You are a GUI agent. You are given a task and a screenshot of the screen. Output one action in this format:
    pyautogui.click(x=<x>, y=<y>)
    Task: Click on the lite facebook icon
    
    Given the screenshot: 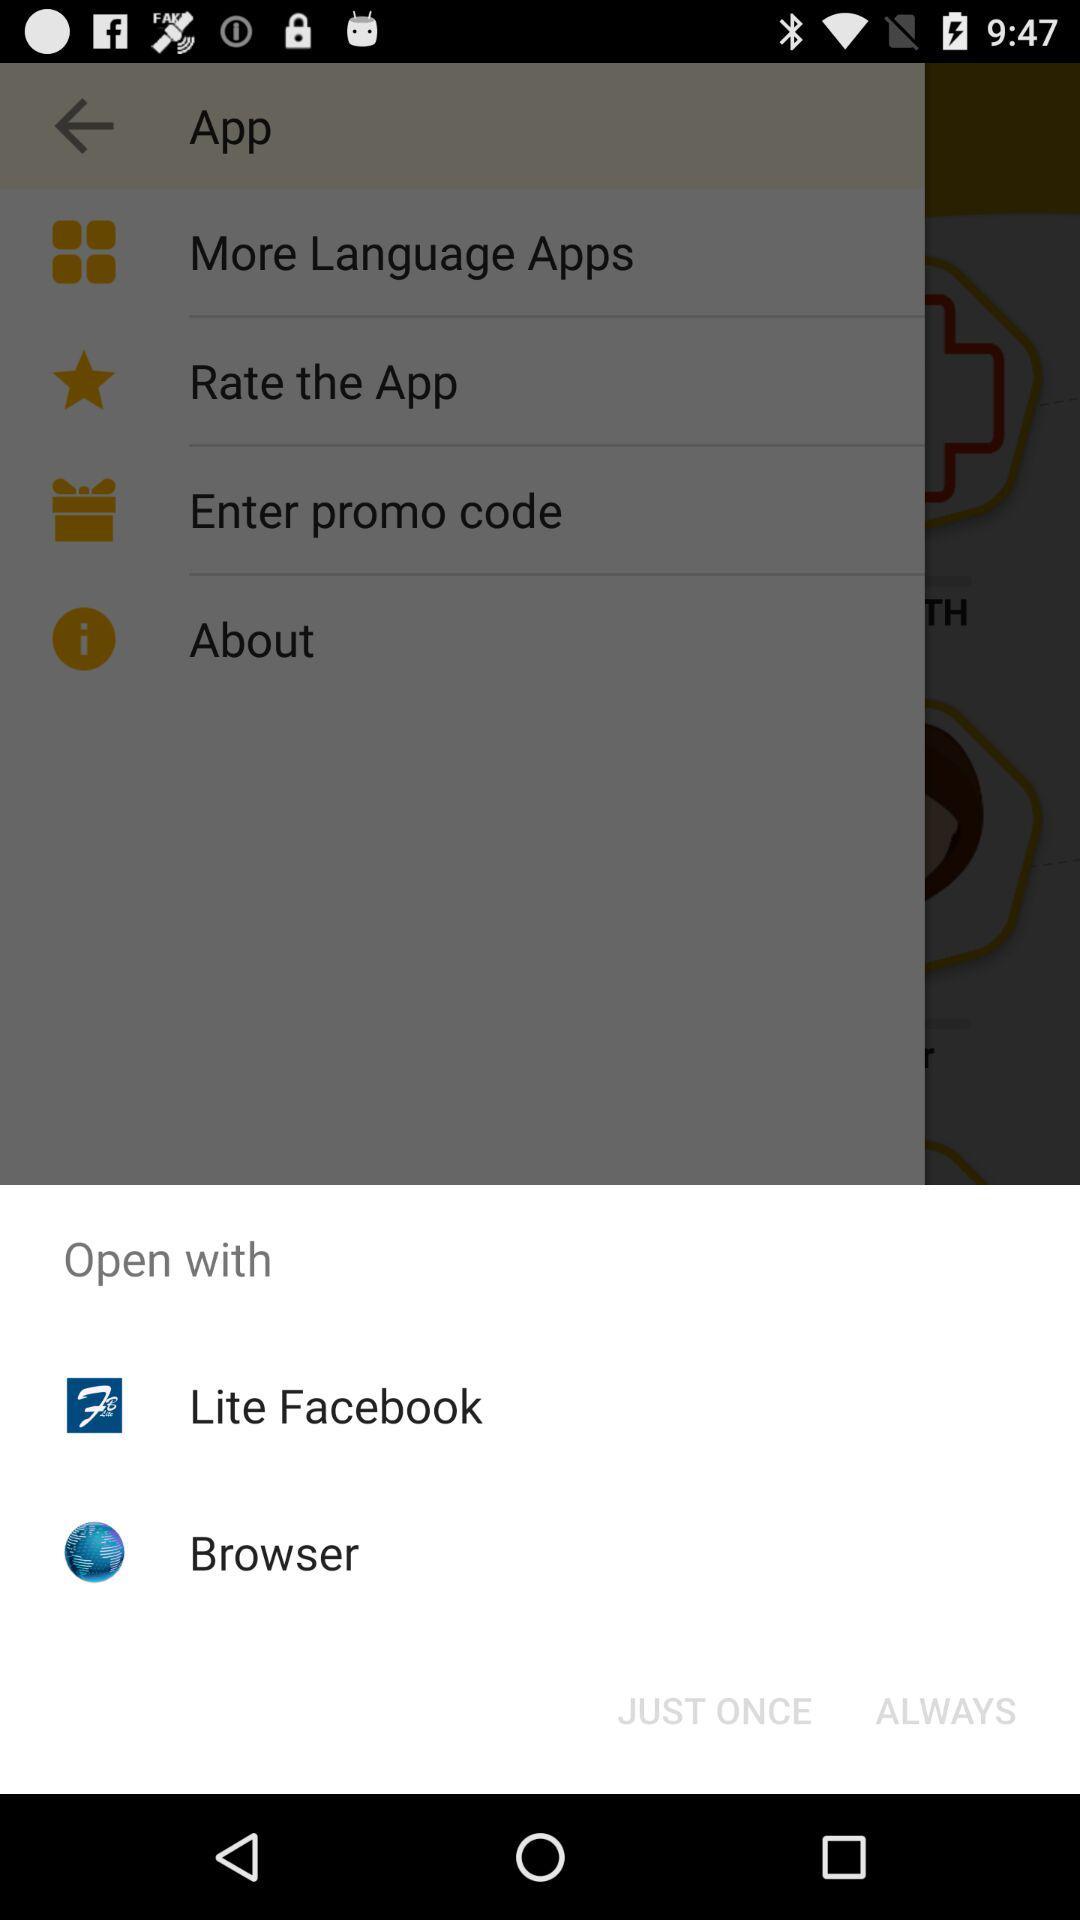 What is the action you would take?
    pyautogui.click(x=334, y=1404)
    